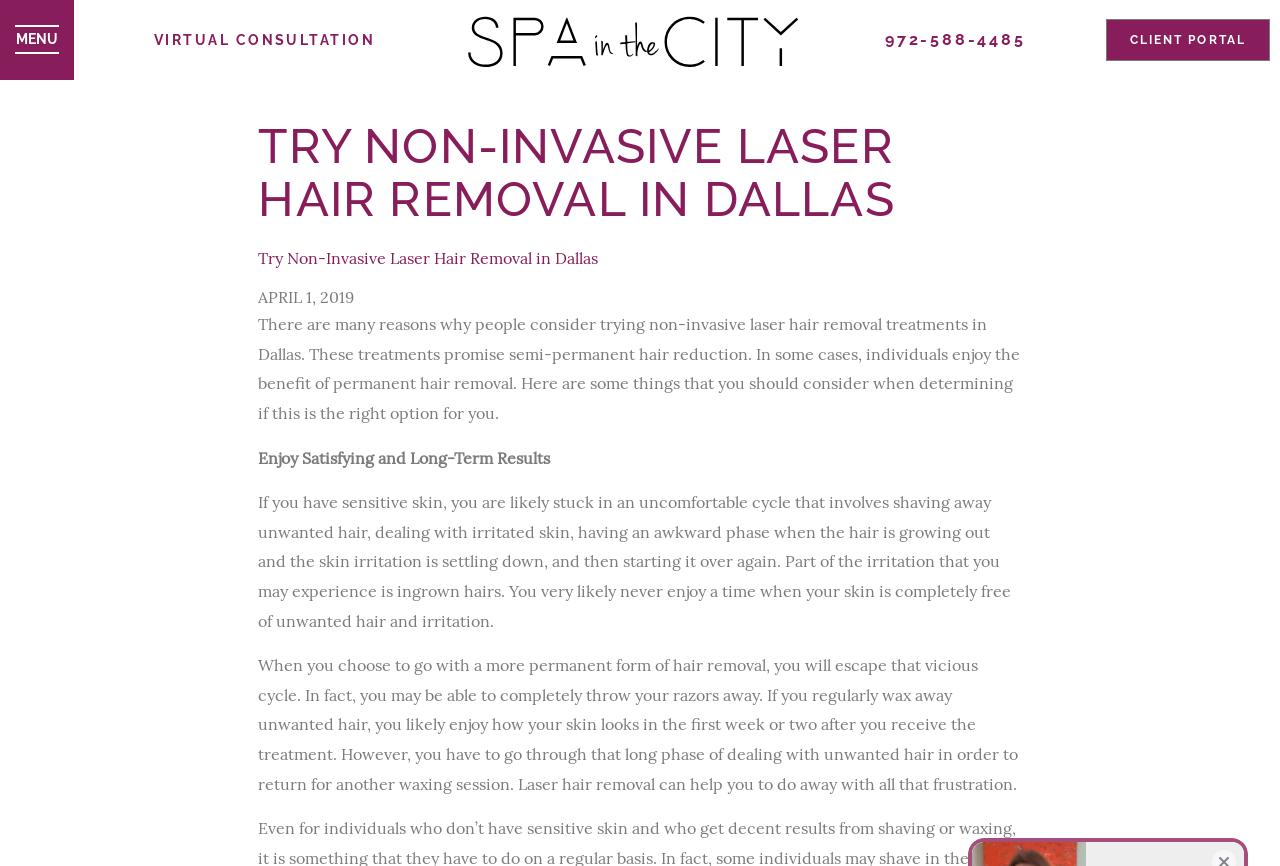 Image resolution: width=1280 pixels, height=866 pixels. What do you see at coordinates (637, 366) in the screenshot?
I see `'There are many reasons why people consider trying non-invasive laser hair removal treatments in Dallas. These treatments promise semi-permanent hair reduction. In some cases, individuals enjoy the benefit of permanent hair removal. Here are some things that you should consider when determining if this is the right option for you.'` at bounding box center [637, 366].